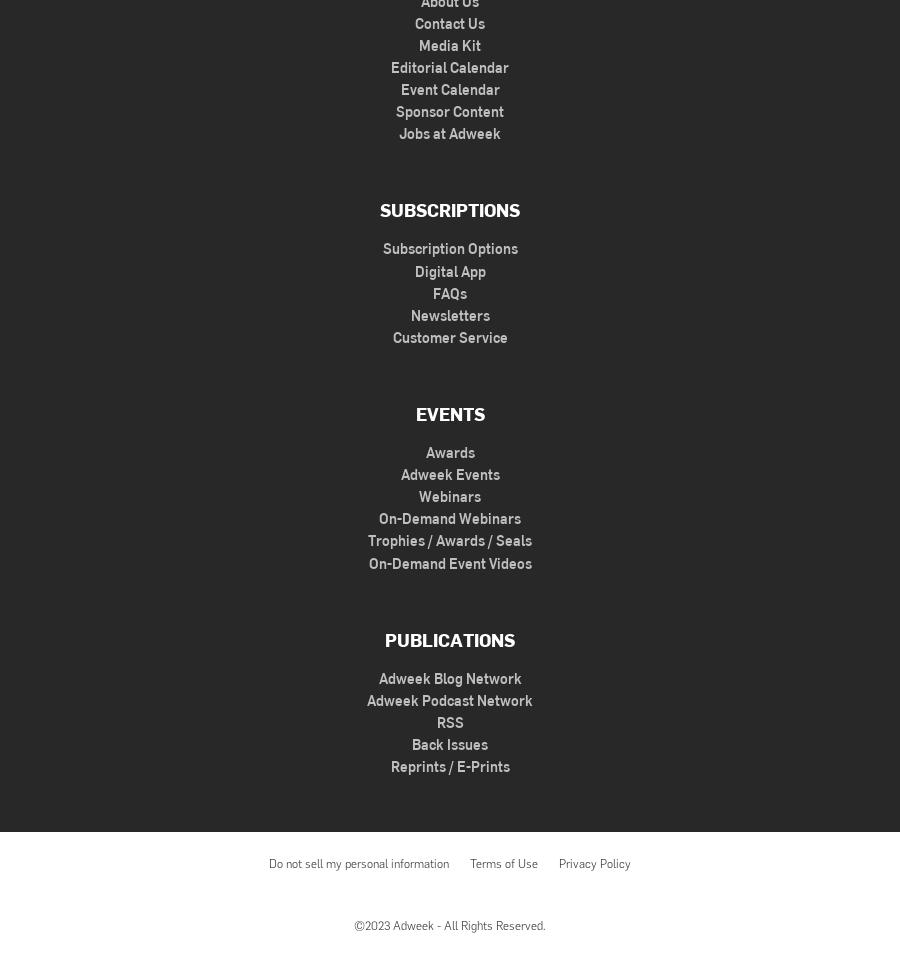 This screenshot has height=964, width=900. Describe the element at coordinates (298, 211) in the screenshot. I see `'What Is Incrementality and Why Is It Critical for Proving ROI?'` at that location.